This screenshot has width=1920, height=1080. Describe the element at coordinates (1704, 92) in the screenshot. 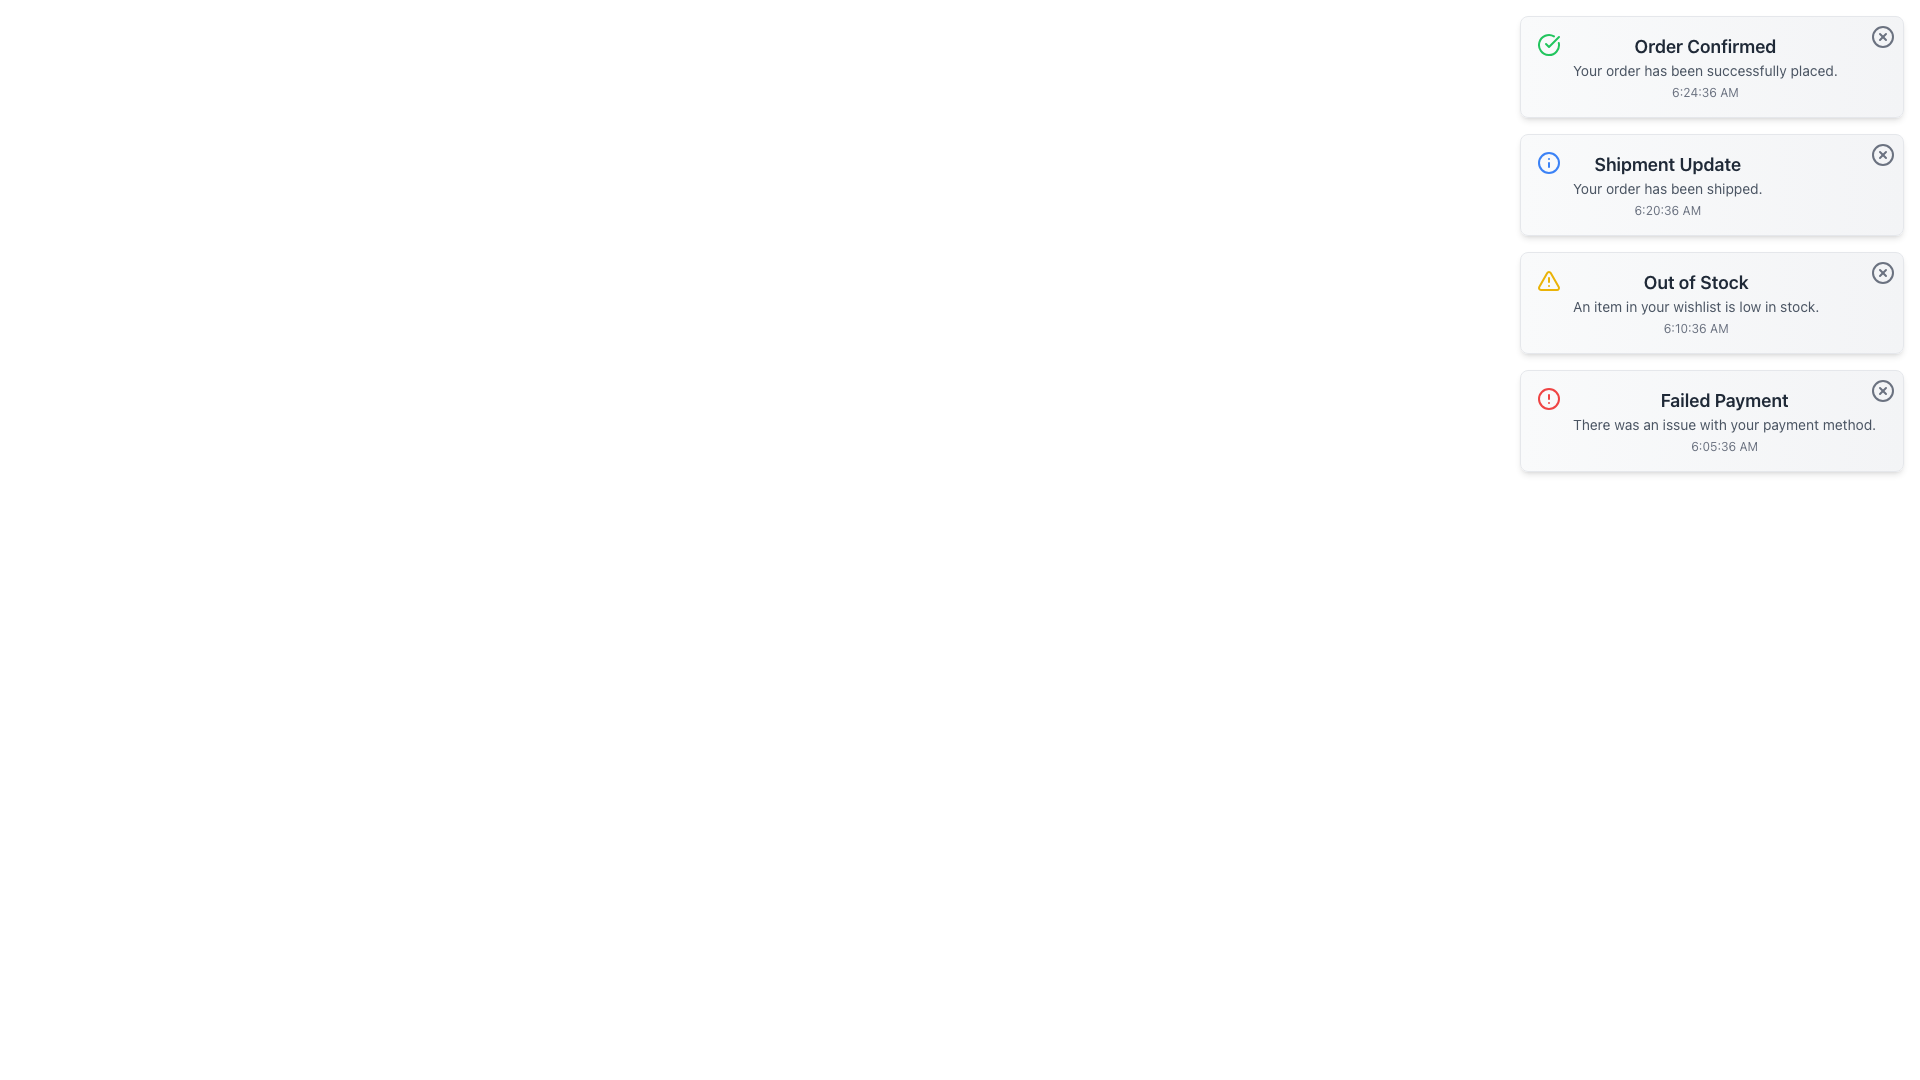

I see `the text displaying '6:24:36 AM' which is located below 'Your order has been successfully placed.' in the 'Order Confirmed' notification card` at that location.